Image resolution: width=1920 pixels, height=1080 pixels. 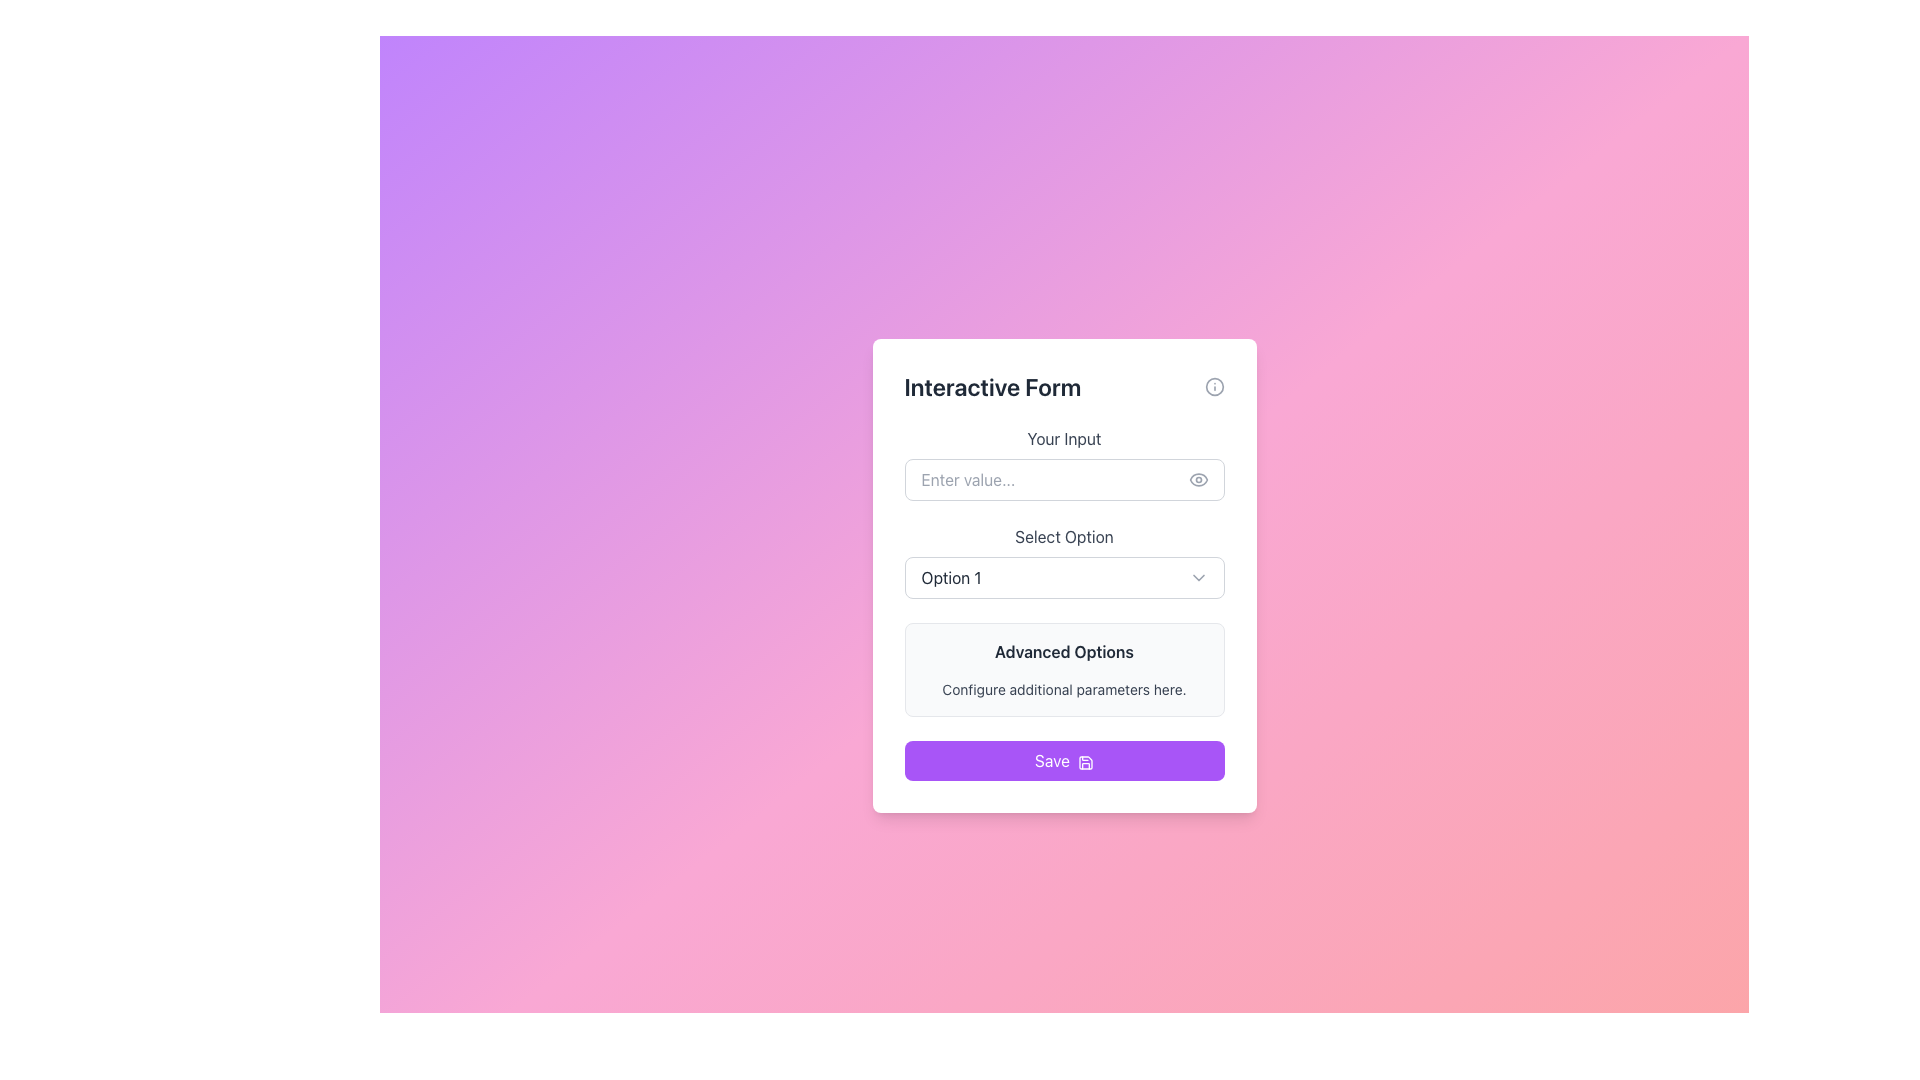 What do you see at coordinates (992, 386) in the screenshot?
I see `the header text element located at the top center of the modal, which serves as the title indicating the interface's purpose` at bounding box center [992, 386].